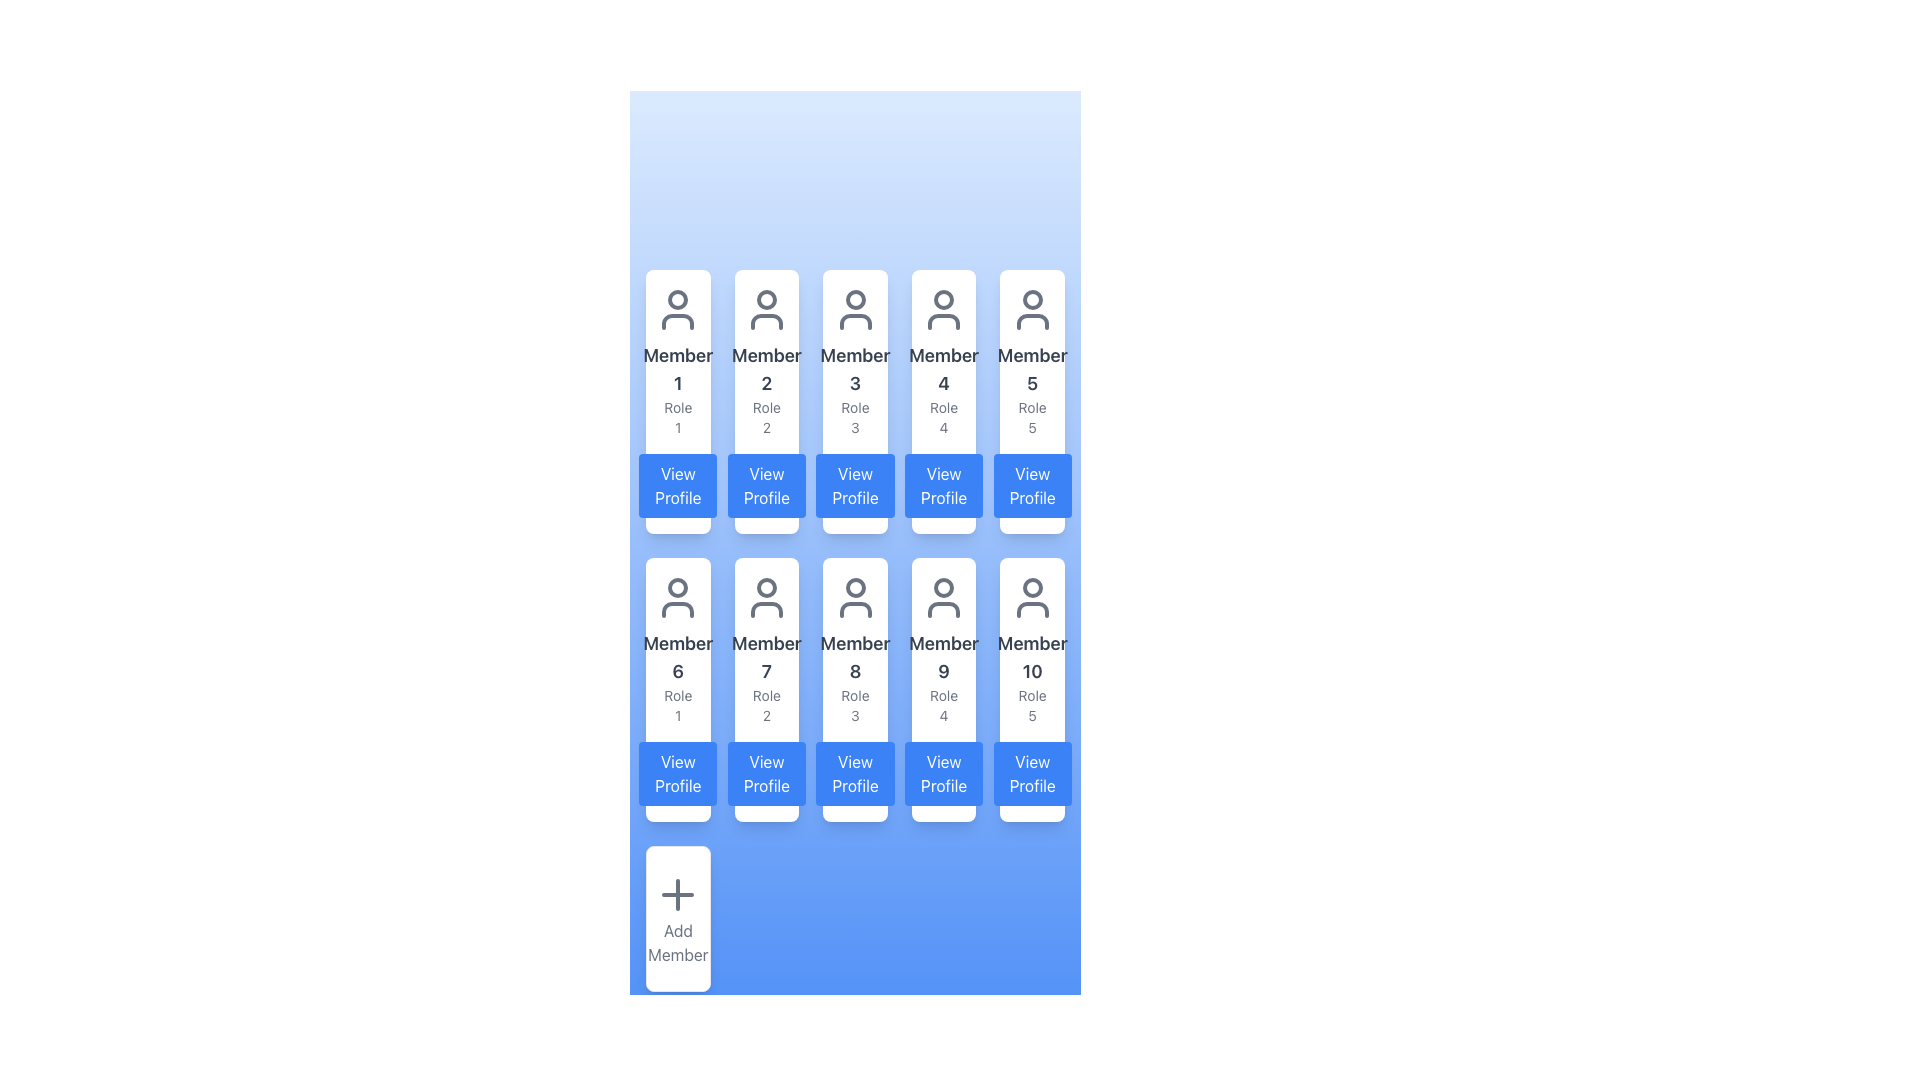  I want to click on the User Avatar/Icon located at the top of the card for 'Member 5', so click(1032, 309).